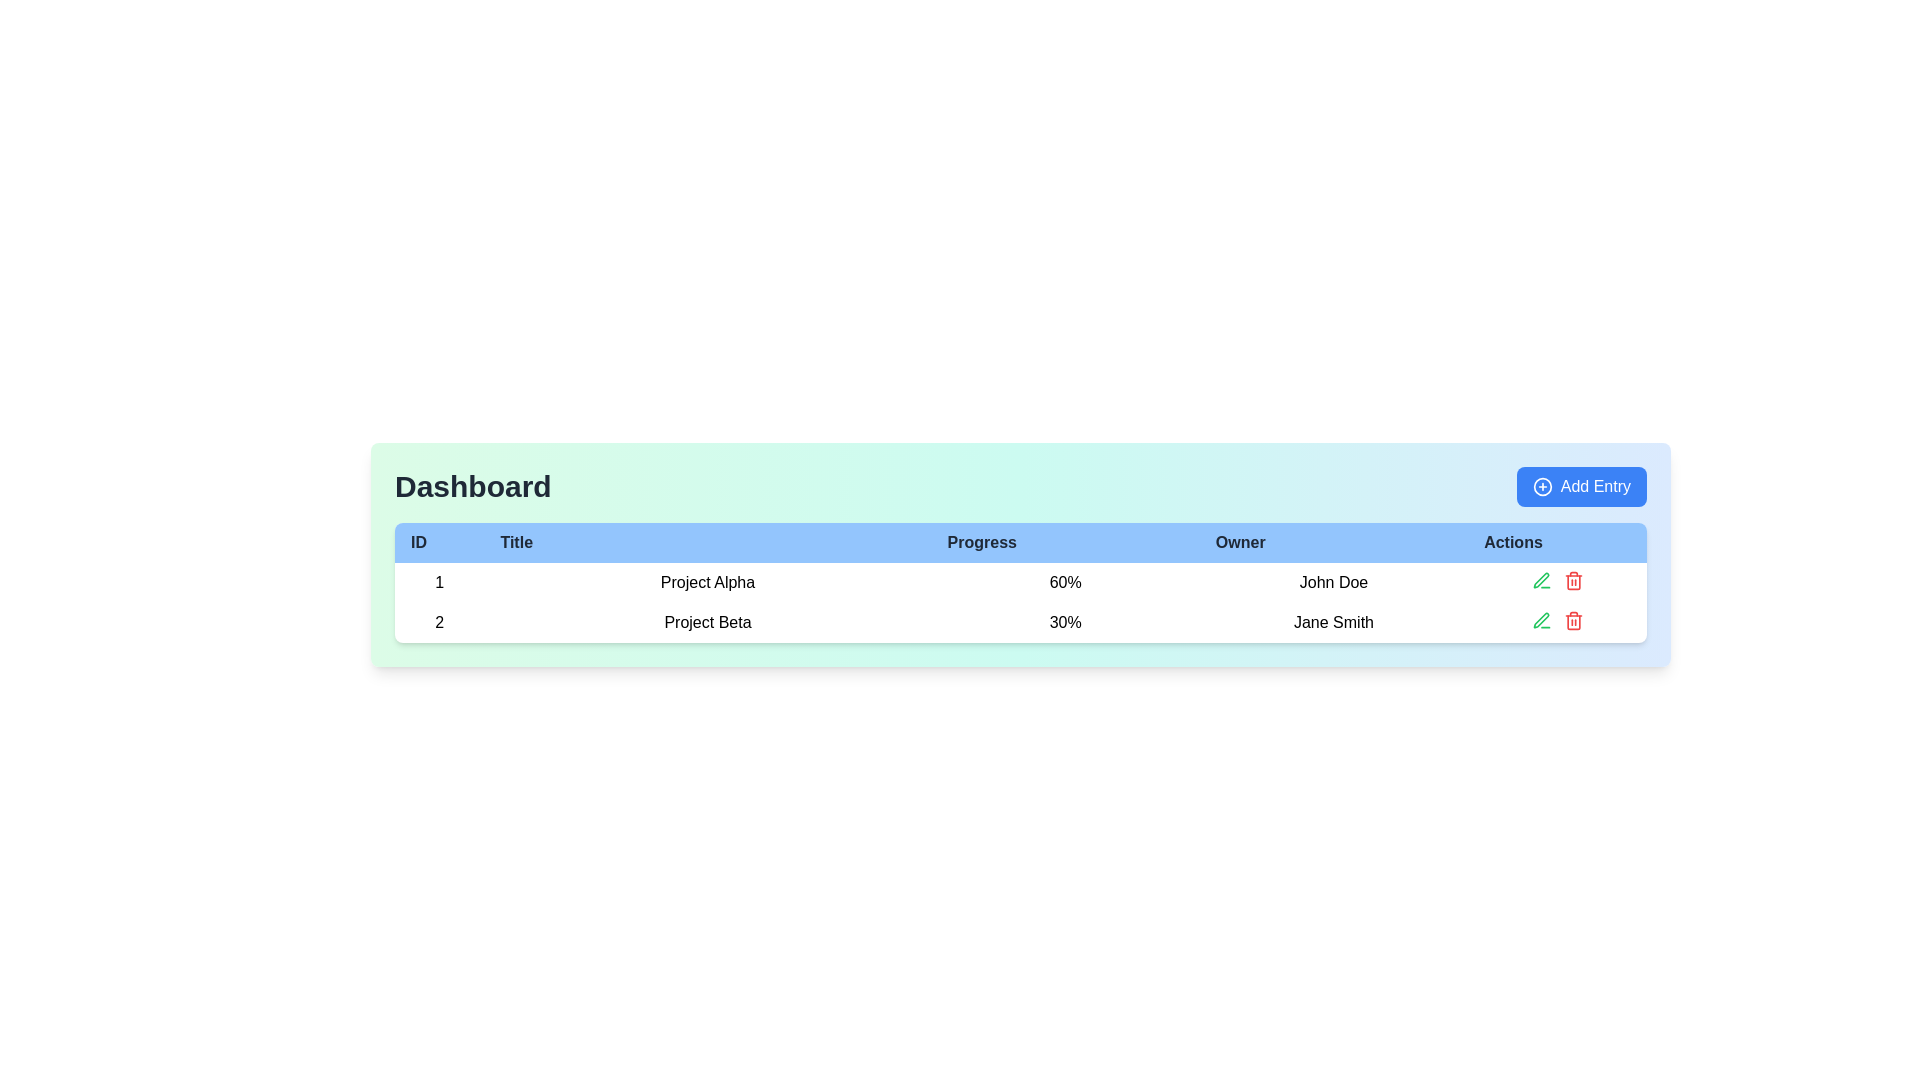 The height and width of the screenshot is (1080, 1920). I want to click on text displayed as 'Project Alpha' located in the second column of the first row under the 'Title' header in a structured table, so click(707, 582).